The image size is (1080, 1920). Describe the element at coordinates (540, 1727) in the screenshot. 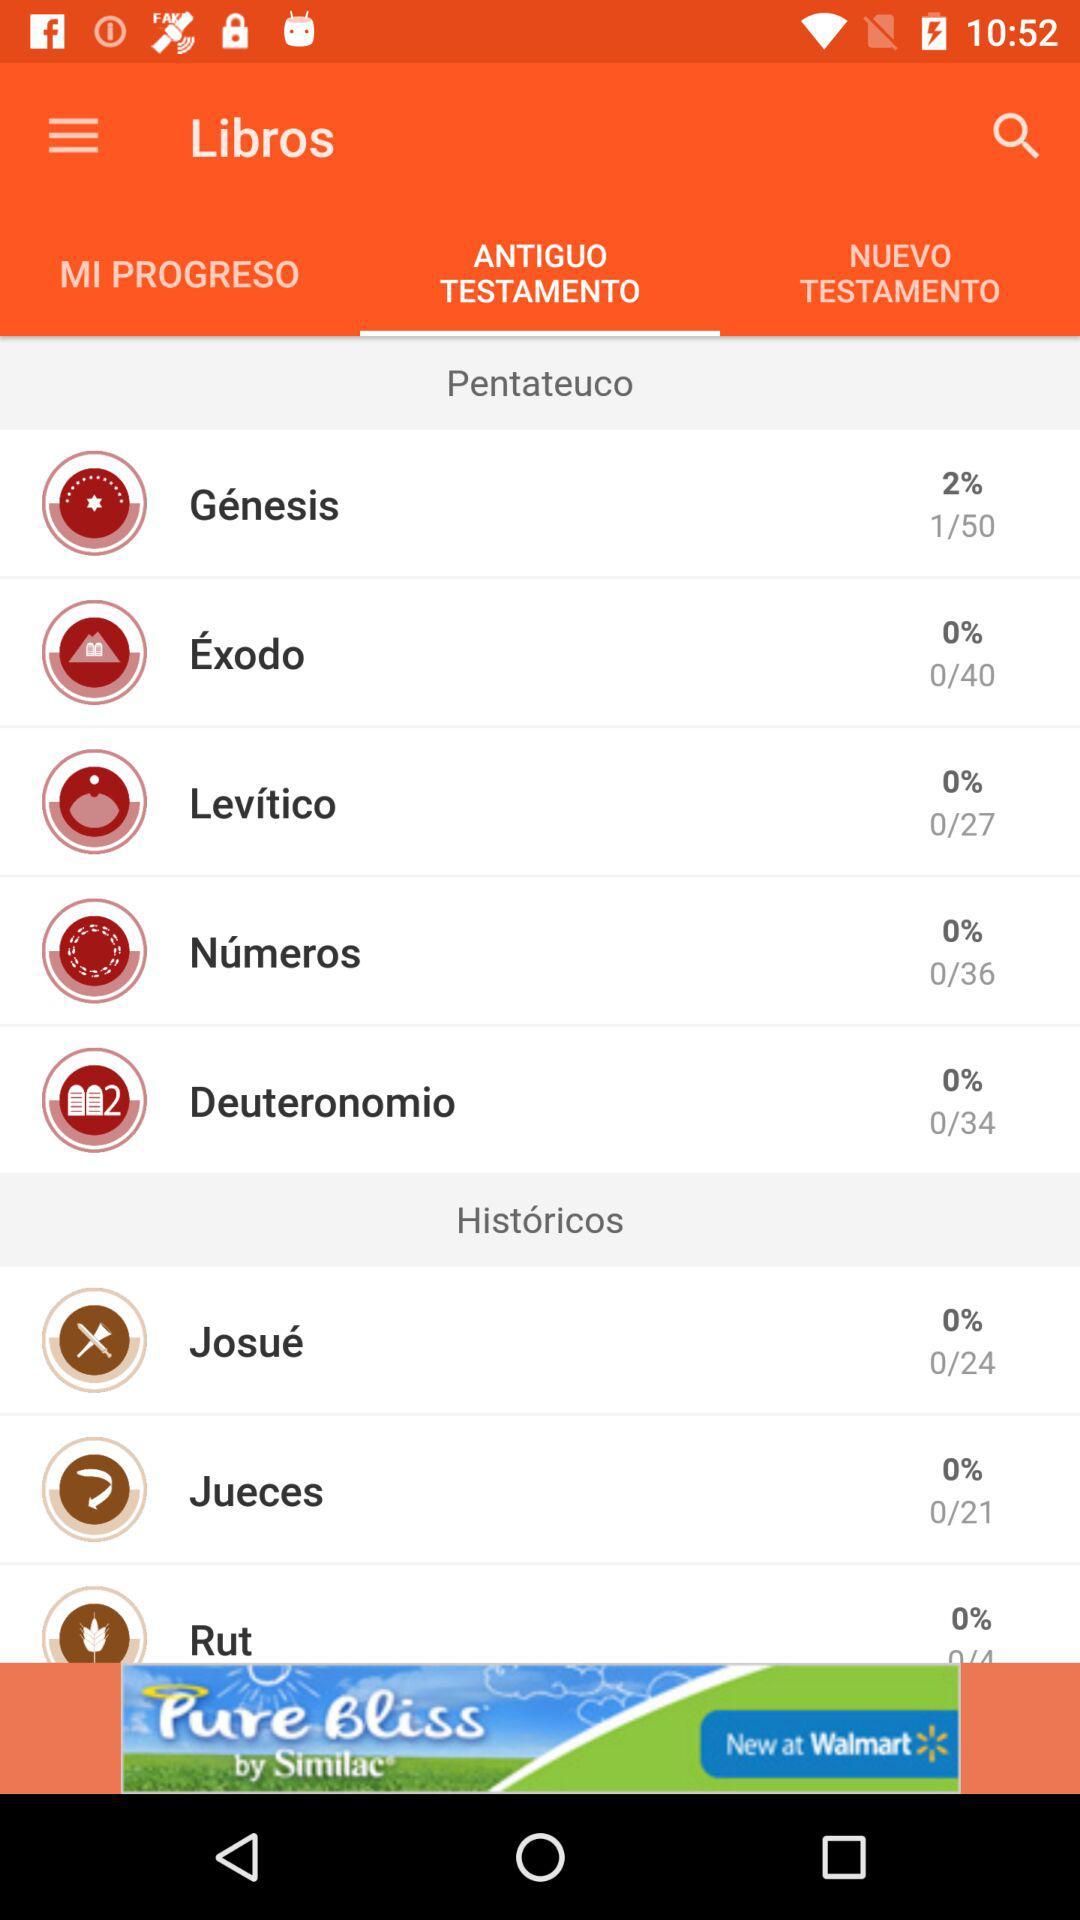

I see `advertisement for pure bliss by similac` at that location.